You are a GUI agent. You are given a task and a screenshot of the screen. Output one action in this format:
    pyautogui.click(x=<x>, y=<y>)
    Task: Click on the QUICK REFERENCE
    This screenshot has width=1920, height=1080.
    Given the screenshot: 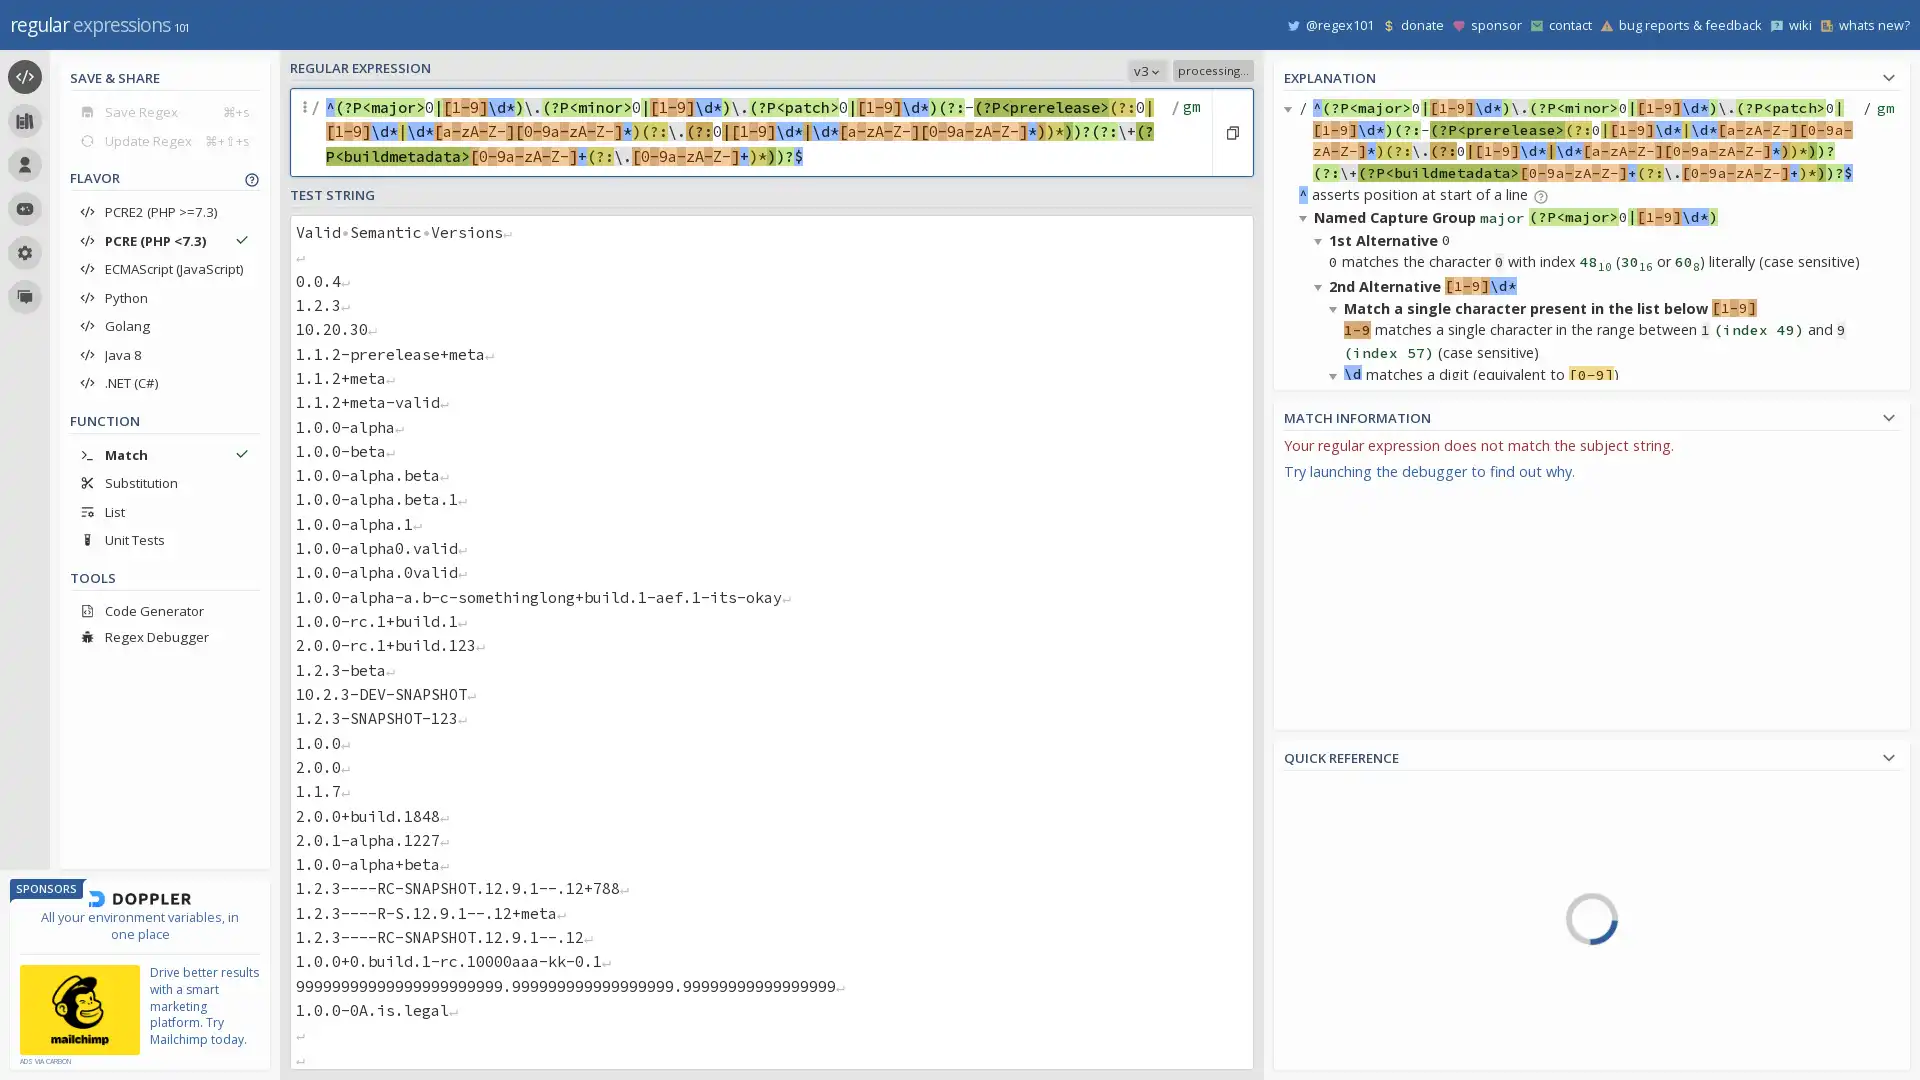 What is the action you would take?
    pyautogui.click(x=1591, y=755)
    